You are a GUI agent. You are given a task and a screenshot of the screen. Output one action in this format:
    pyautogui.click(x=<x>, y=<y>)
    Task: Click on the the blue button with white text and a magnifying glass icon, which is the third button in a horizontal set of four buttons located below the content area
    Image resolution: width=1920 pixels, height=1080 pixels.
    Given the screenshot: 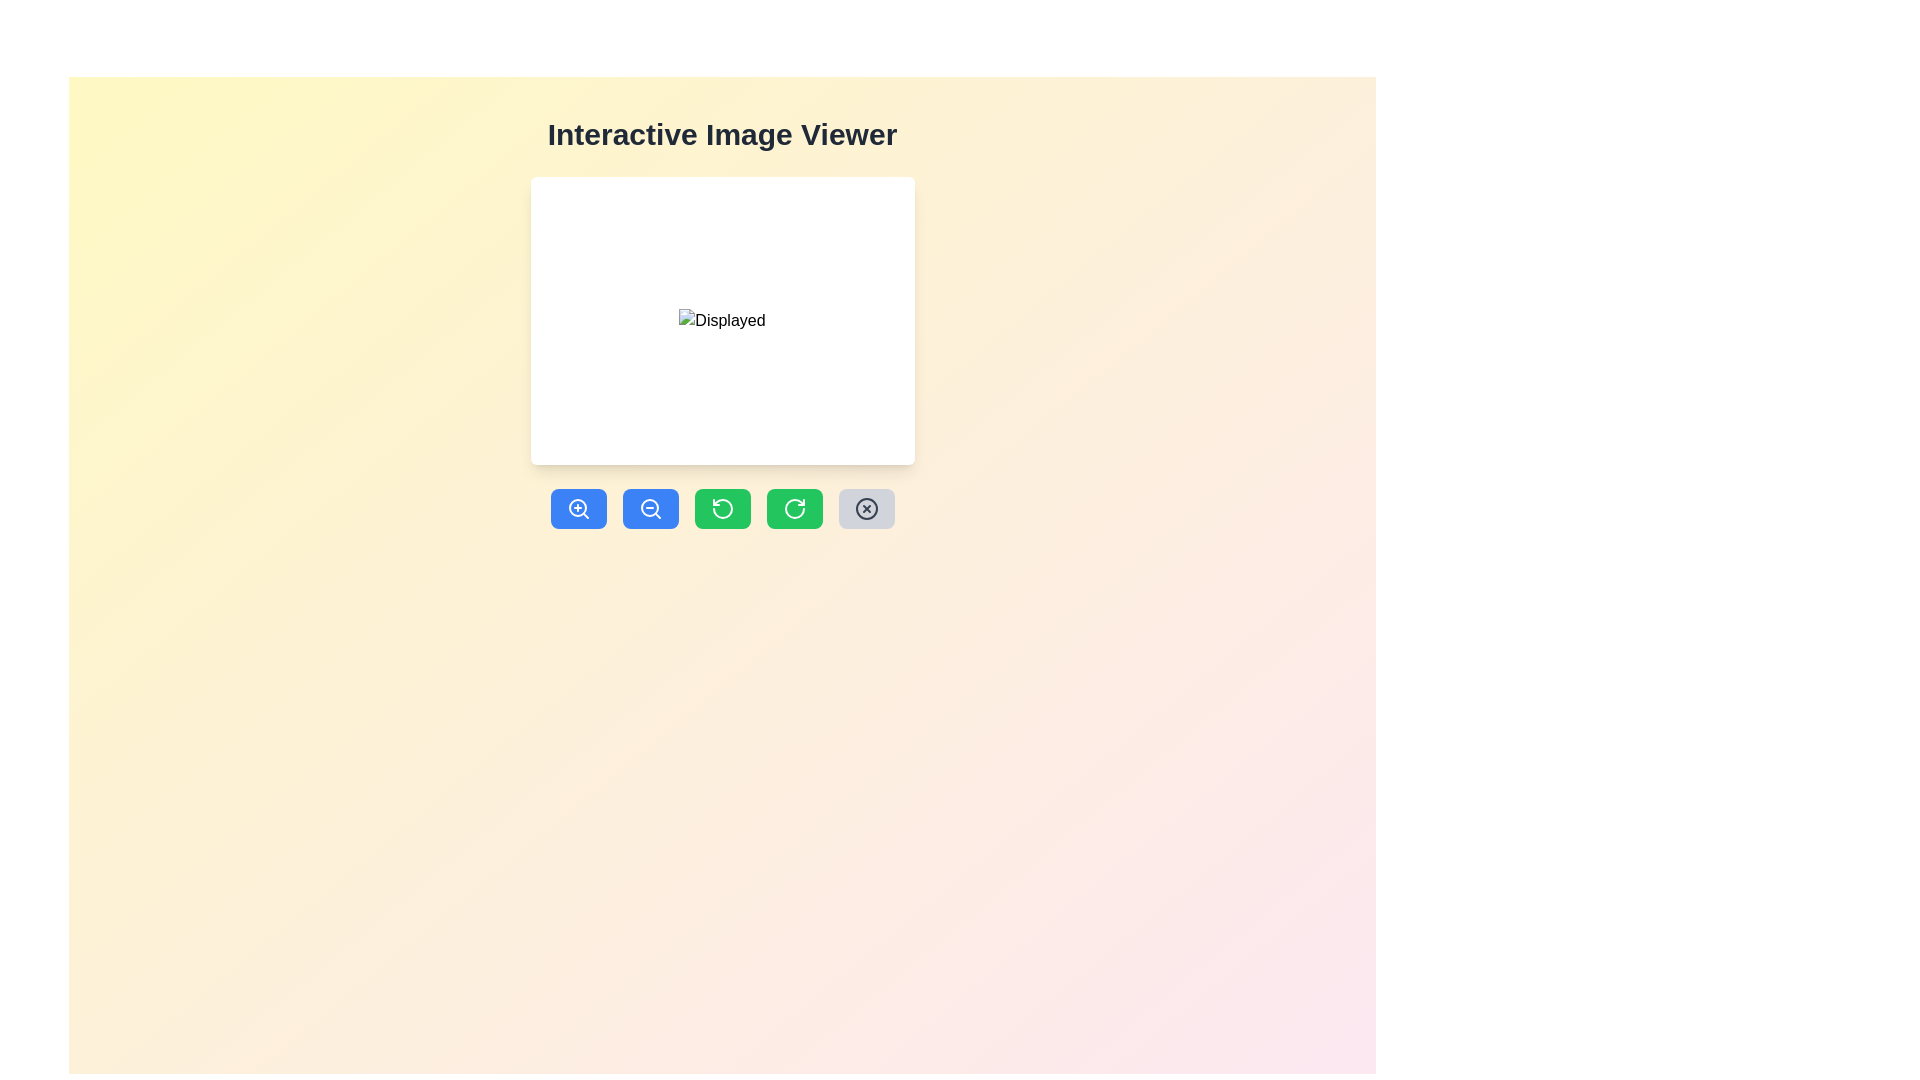 What is the action you would take?
    pyautogui.click(x=650, y=508)
    